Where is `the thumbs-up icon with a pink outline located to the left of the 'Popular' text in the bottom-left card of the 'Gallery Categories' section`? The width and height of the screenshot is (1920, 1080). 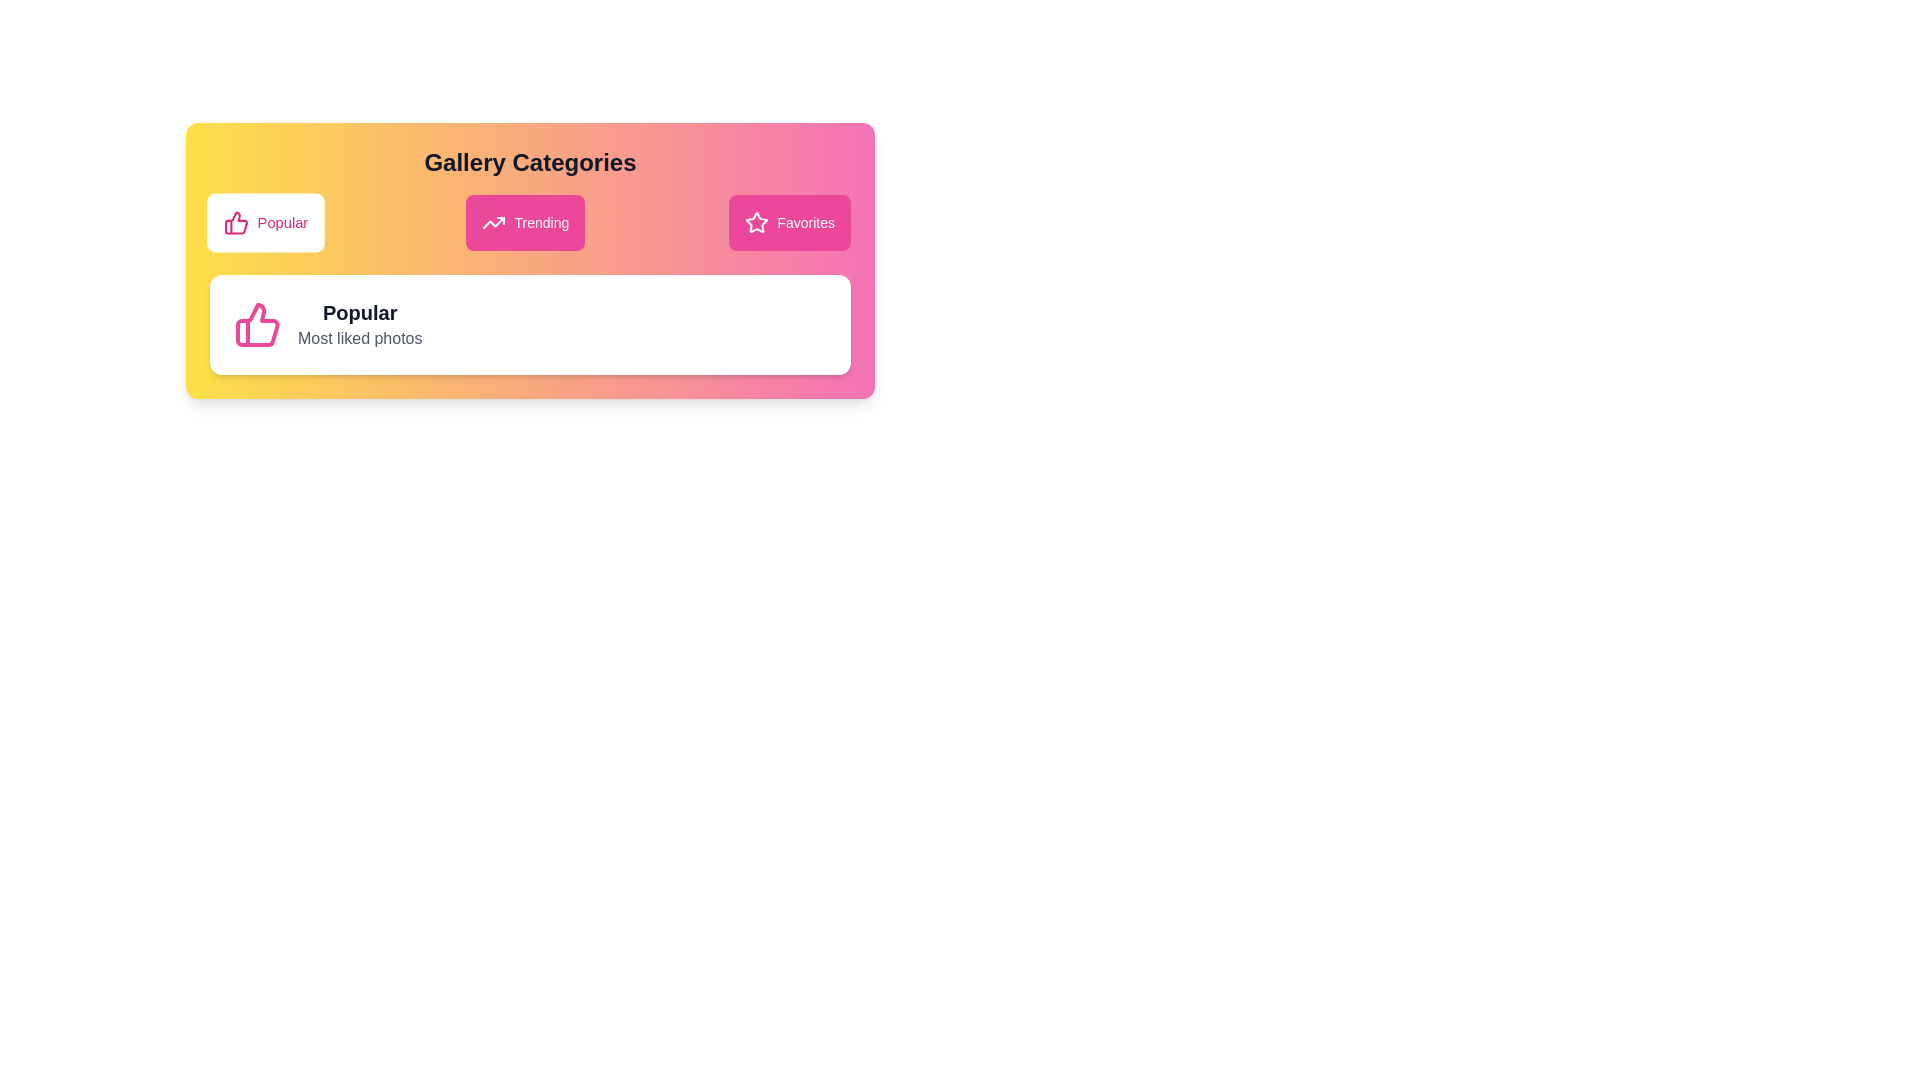 the thumbs-up icon with a pink outline located to the left of the 'Popular' text in the bottom-left card of the 'Gallery Categories' section is located at coordinates (236, 223).